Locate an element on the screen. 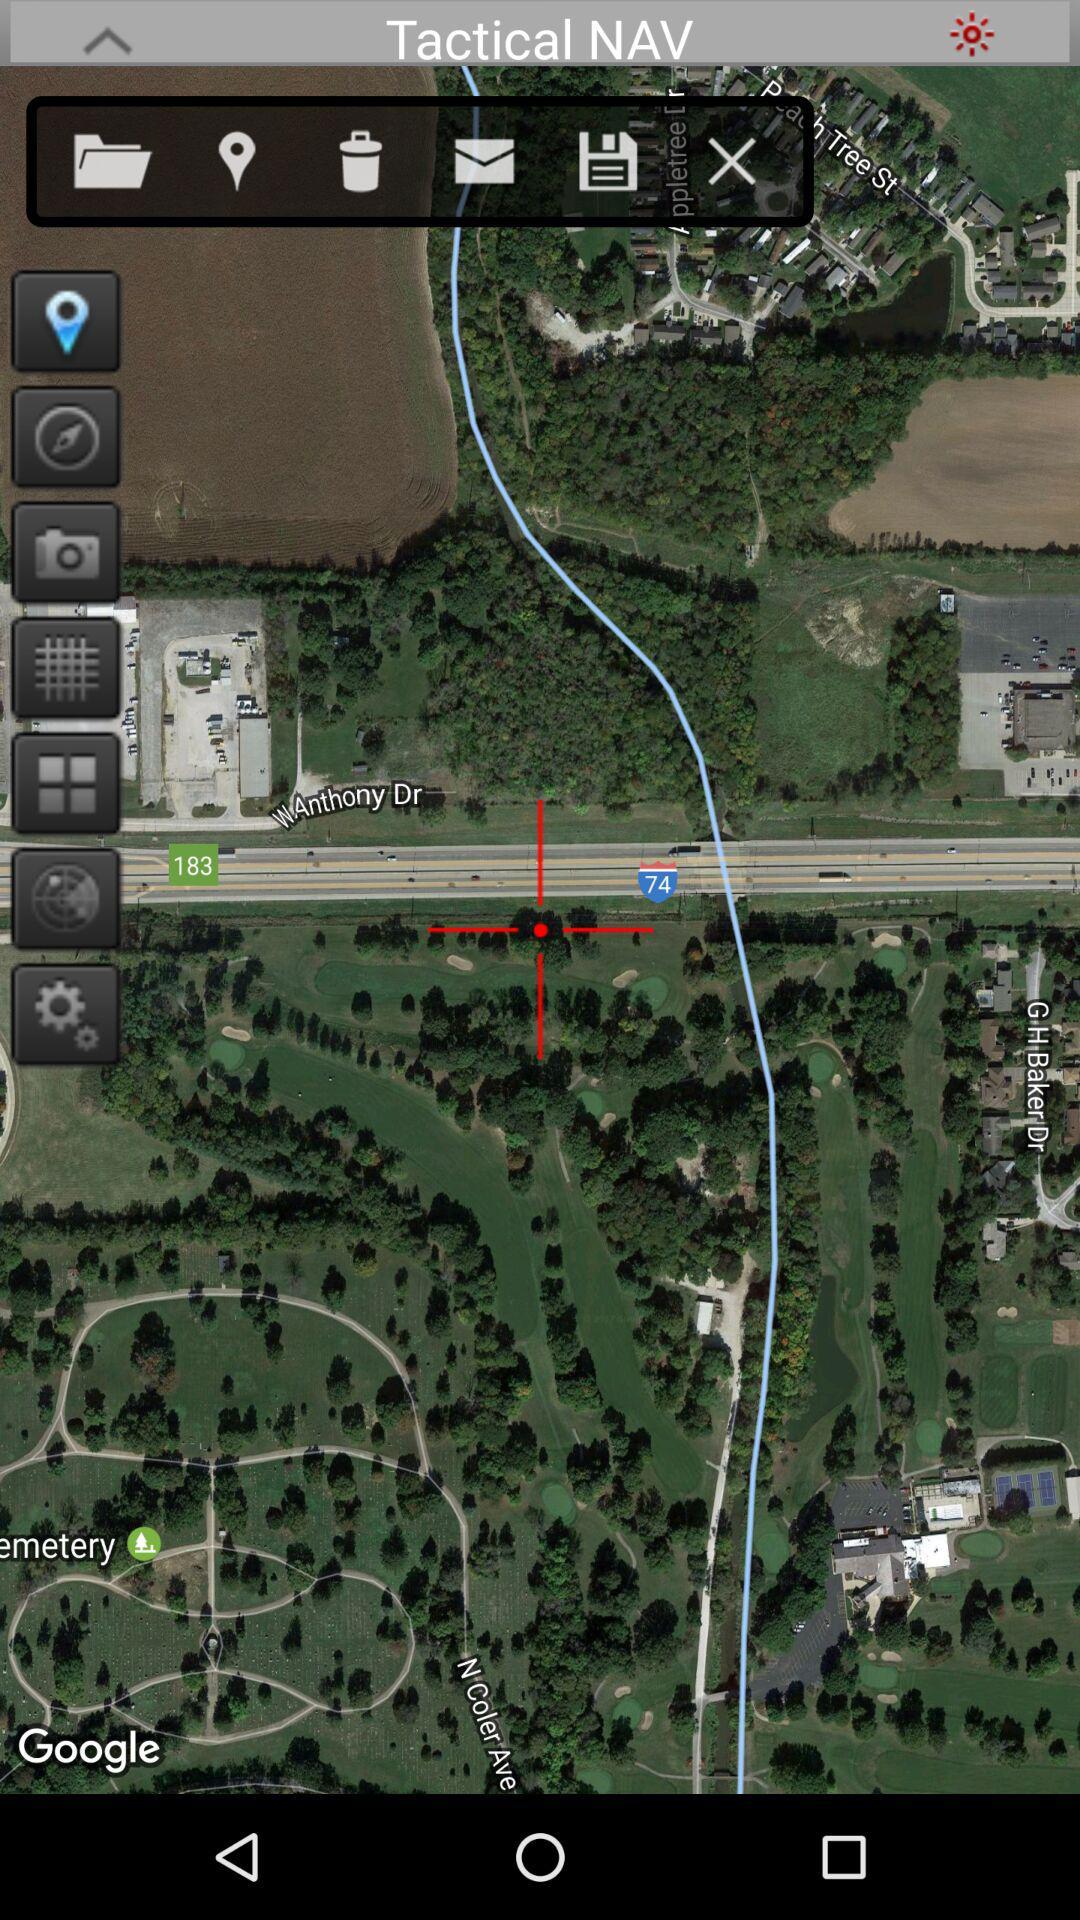 The height and width of the screenshot is (1920, 1080). the icon next to the tactical nav icon is located at coordinates (107, 33).